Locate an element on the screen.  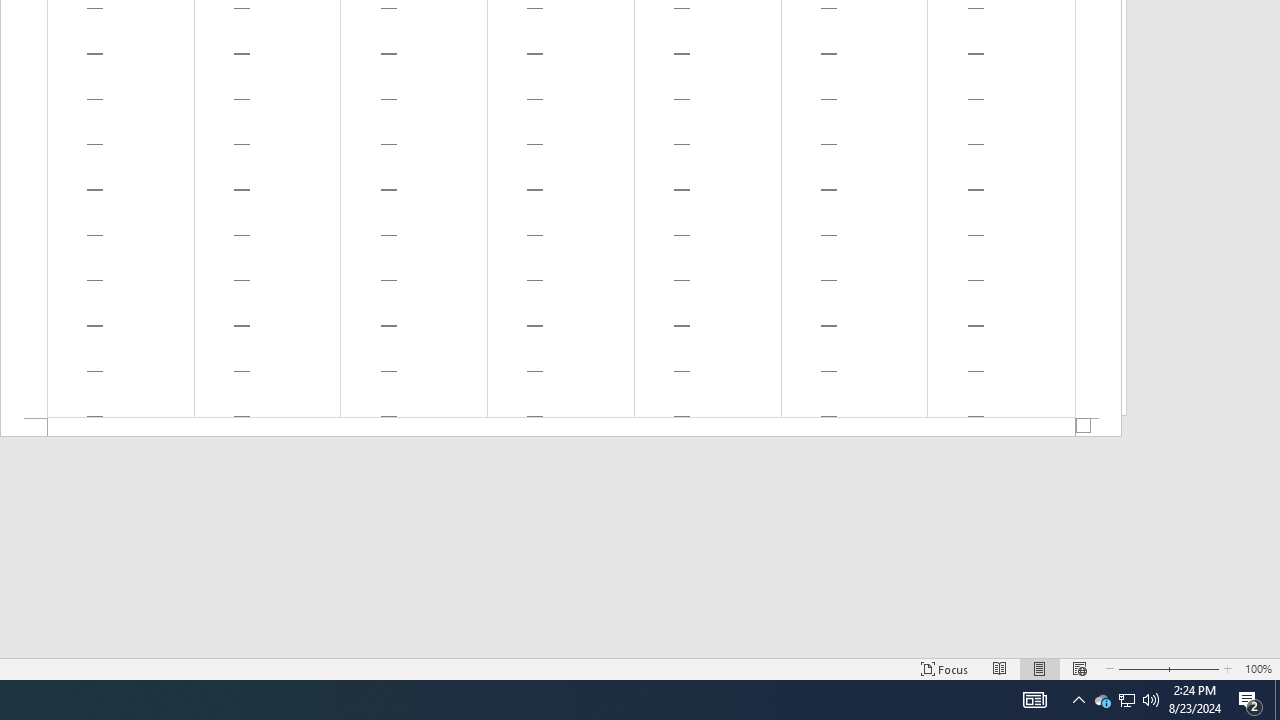
'Action Center, 2 new notifications' is located at coordinates (1250, 698).